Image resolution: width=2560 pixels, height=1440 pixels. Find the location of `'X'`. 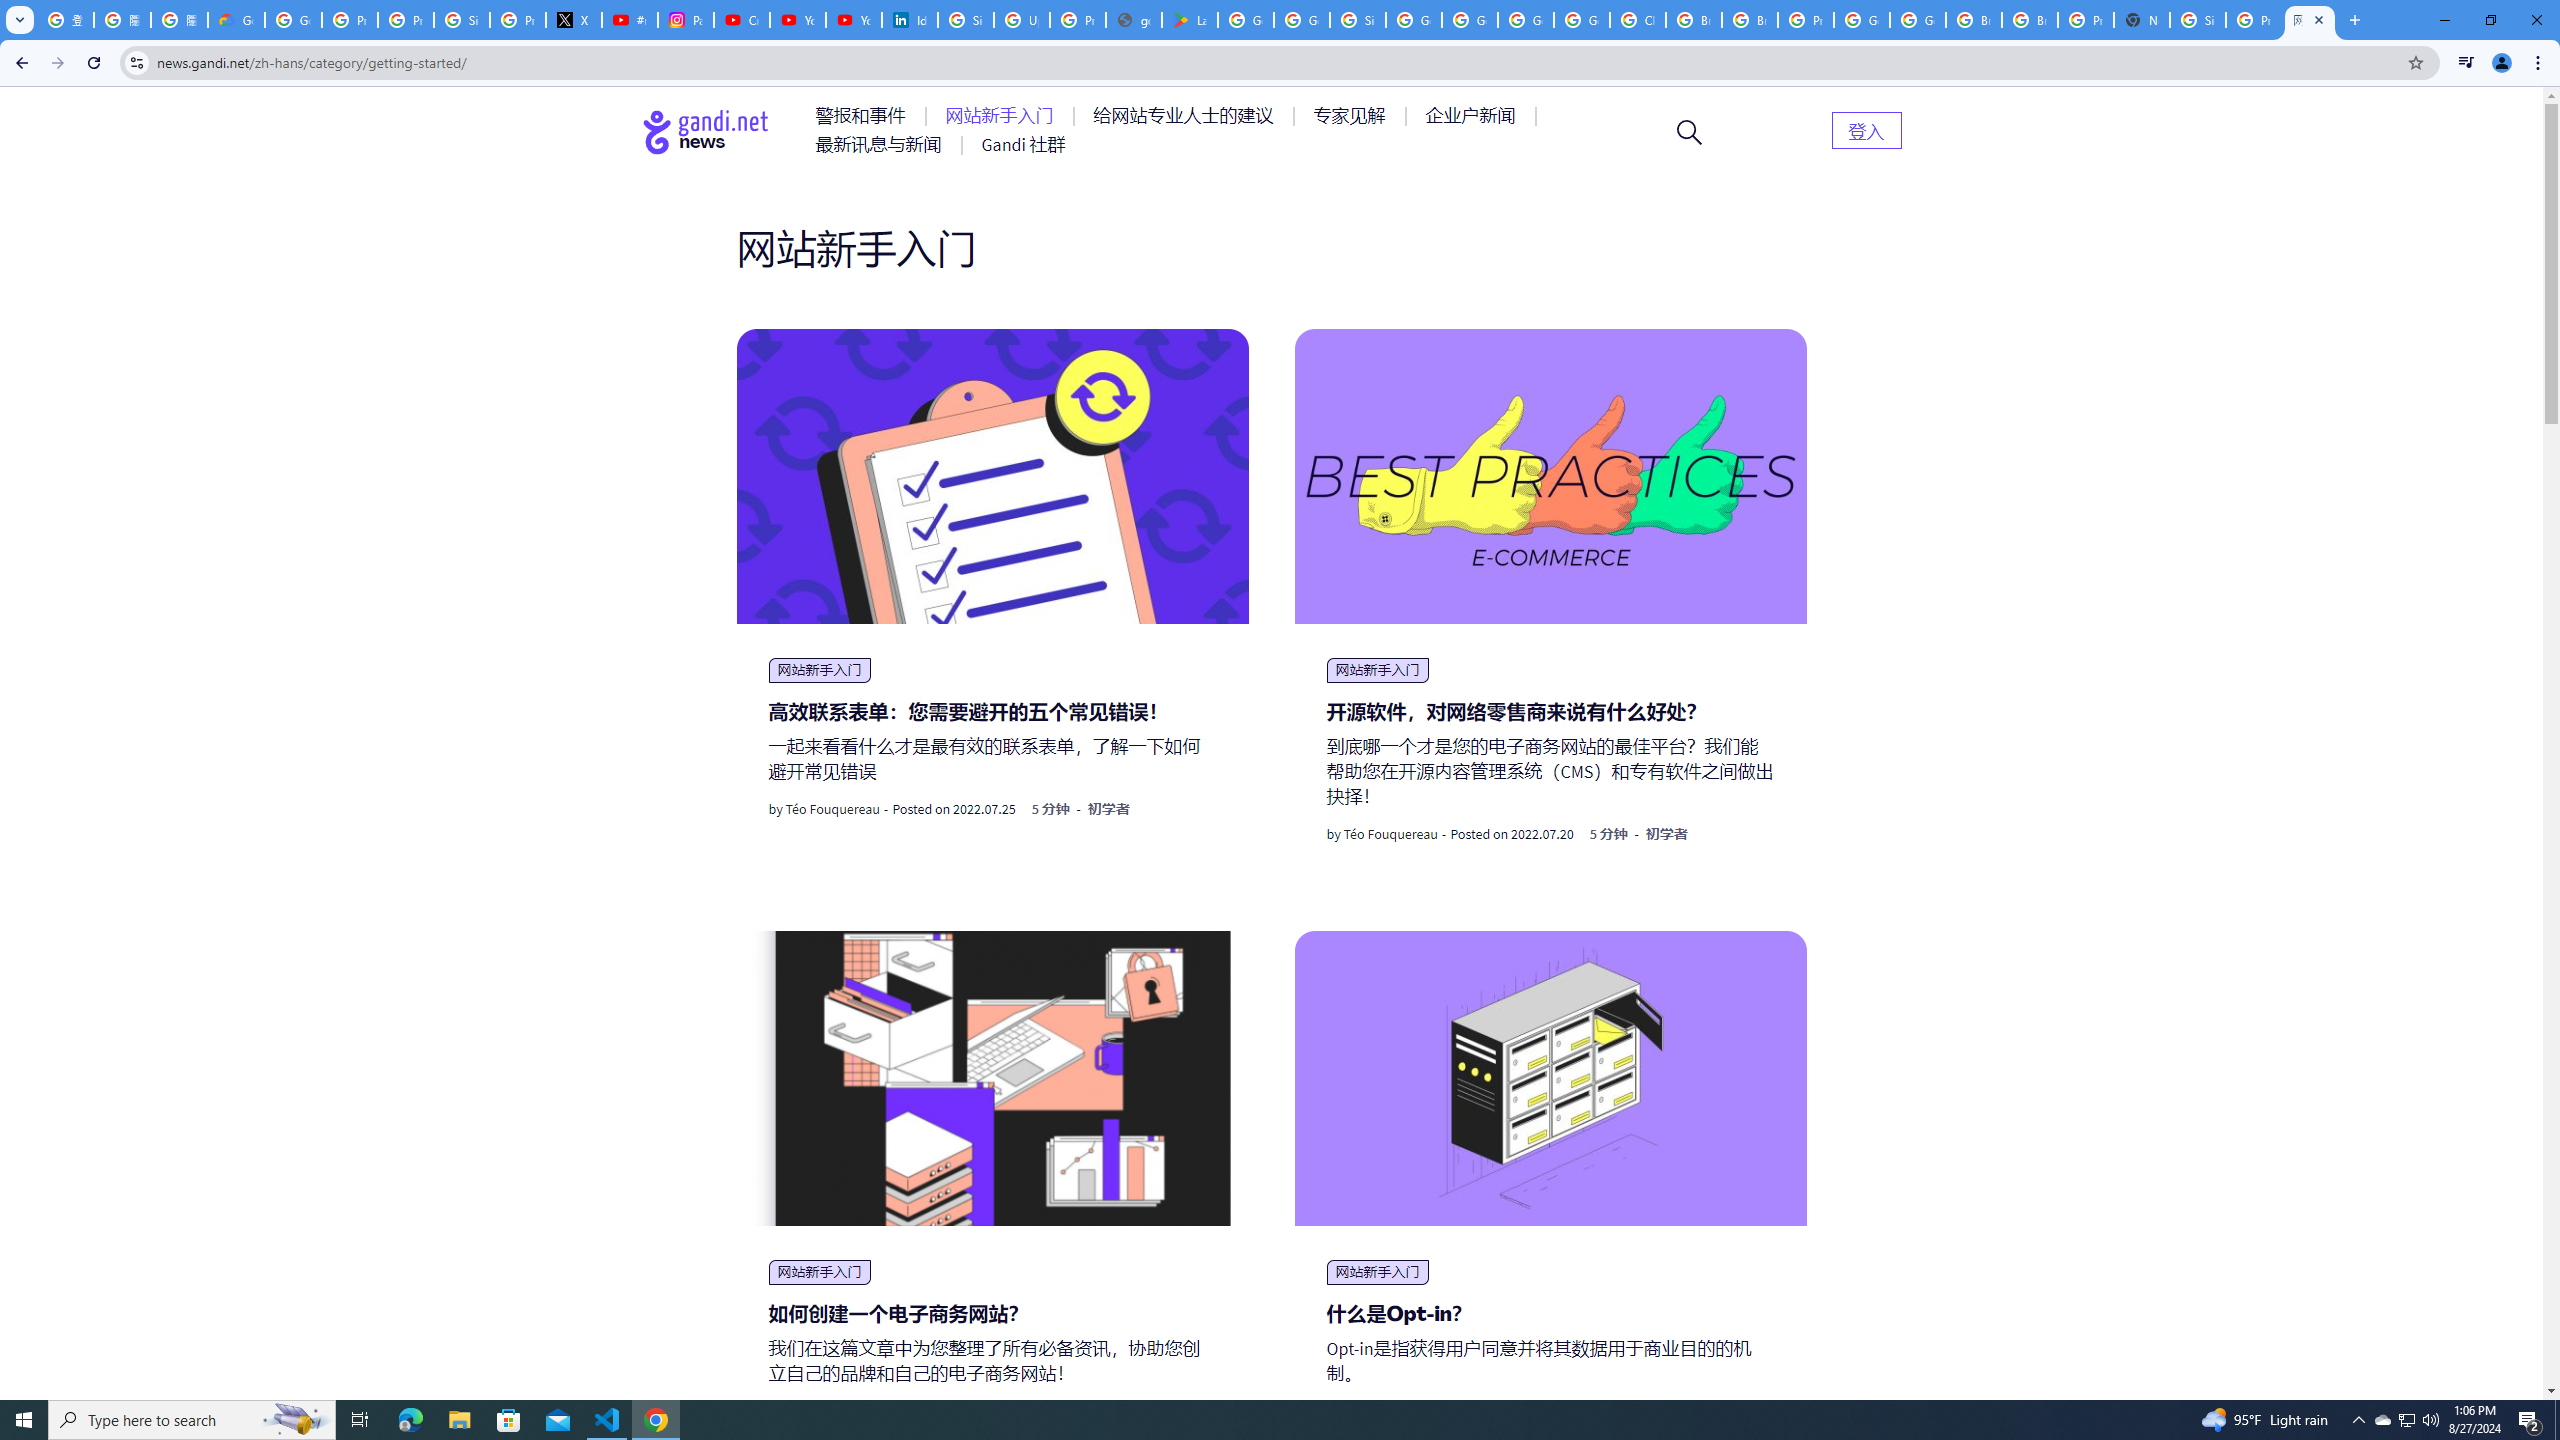

'X' is located at coordinates (574, 19).